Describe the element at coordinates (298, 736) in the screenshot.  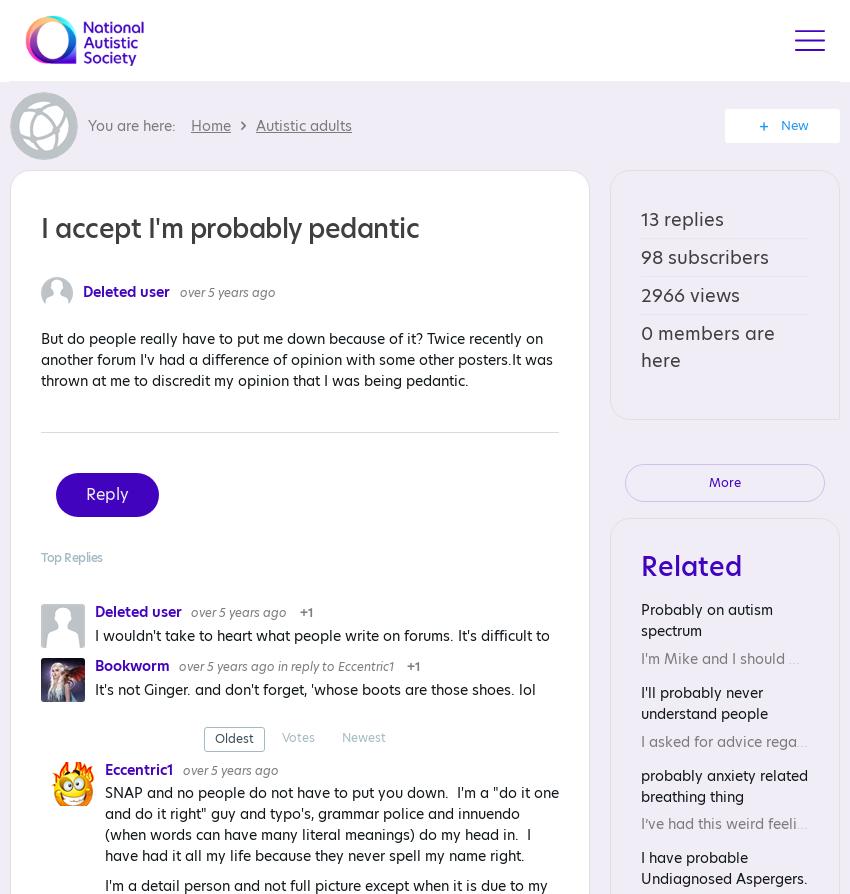
I see `'Votes'` at that location.